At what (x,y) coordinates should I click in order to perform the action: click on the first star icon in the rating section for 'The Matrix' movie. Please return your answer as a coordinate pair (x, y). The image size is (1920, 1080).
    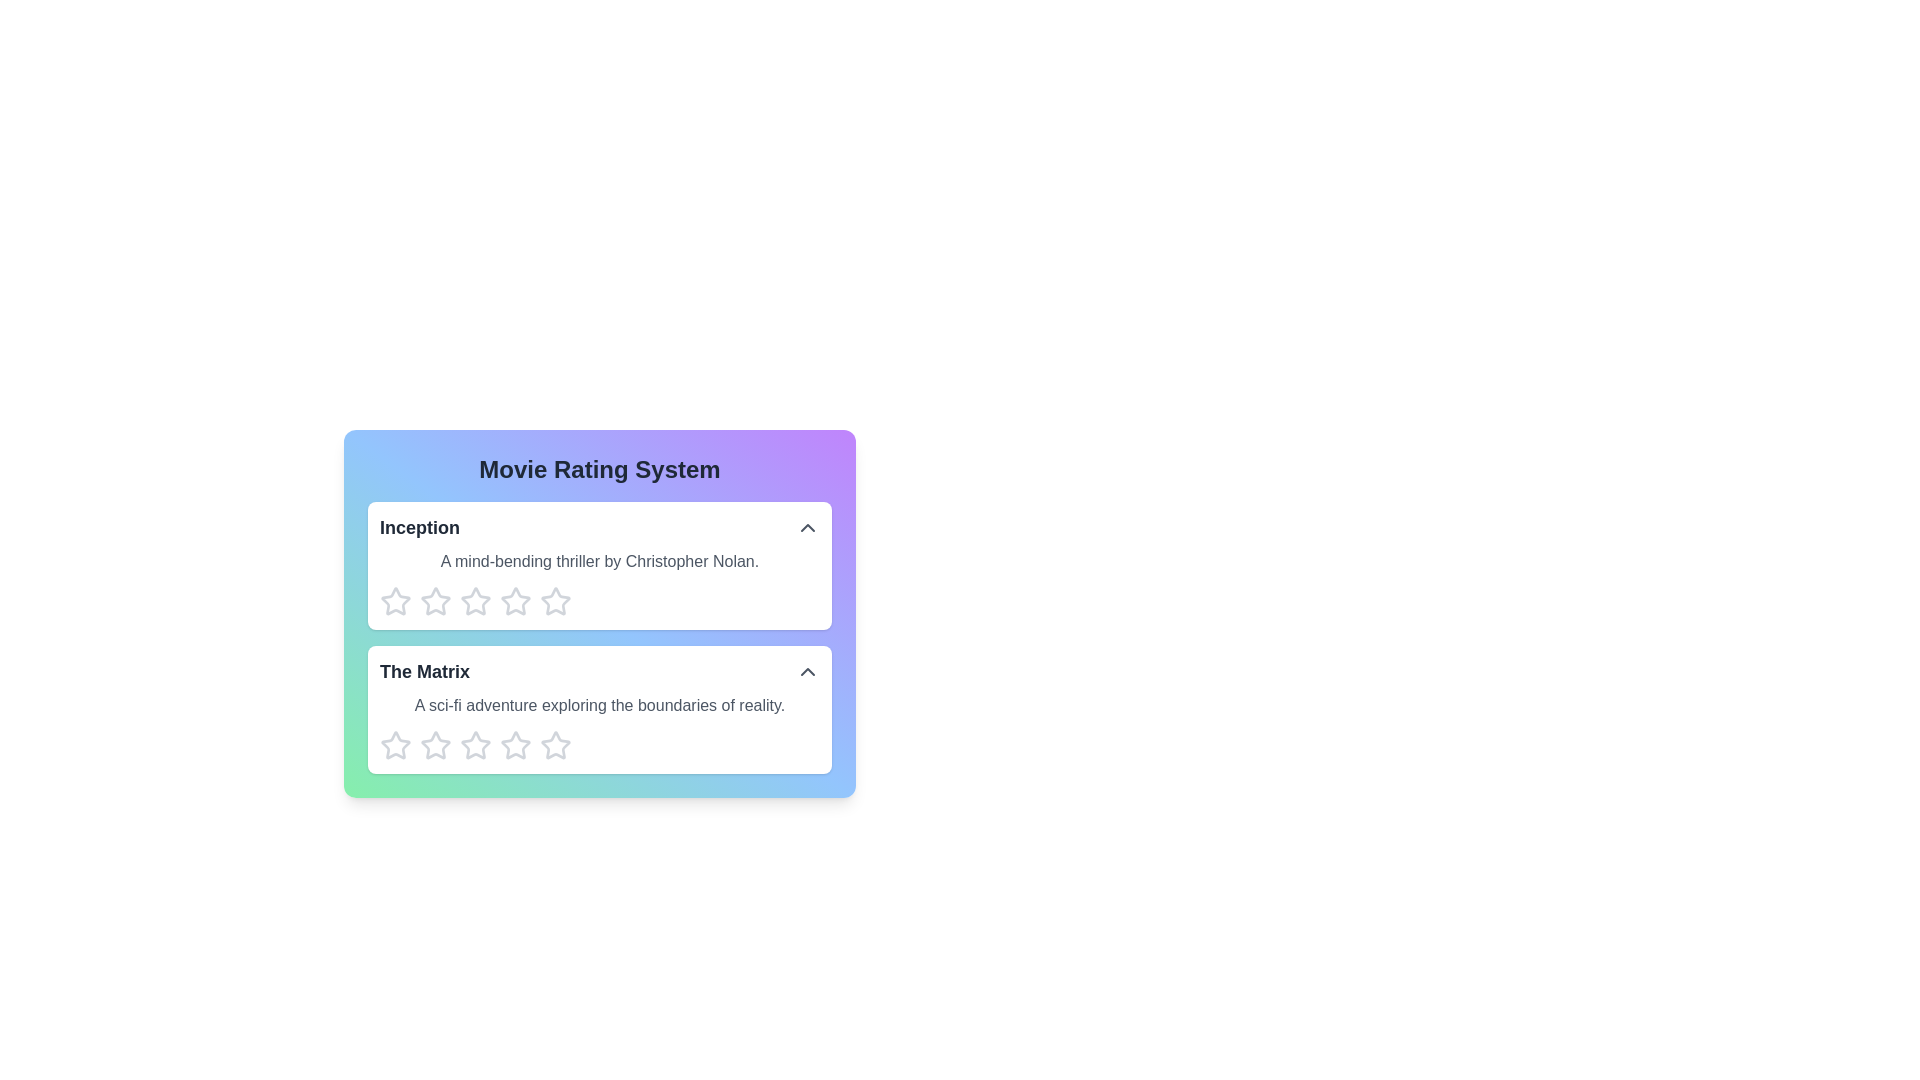
    Looking at the image, I should click on (435, 745).